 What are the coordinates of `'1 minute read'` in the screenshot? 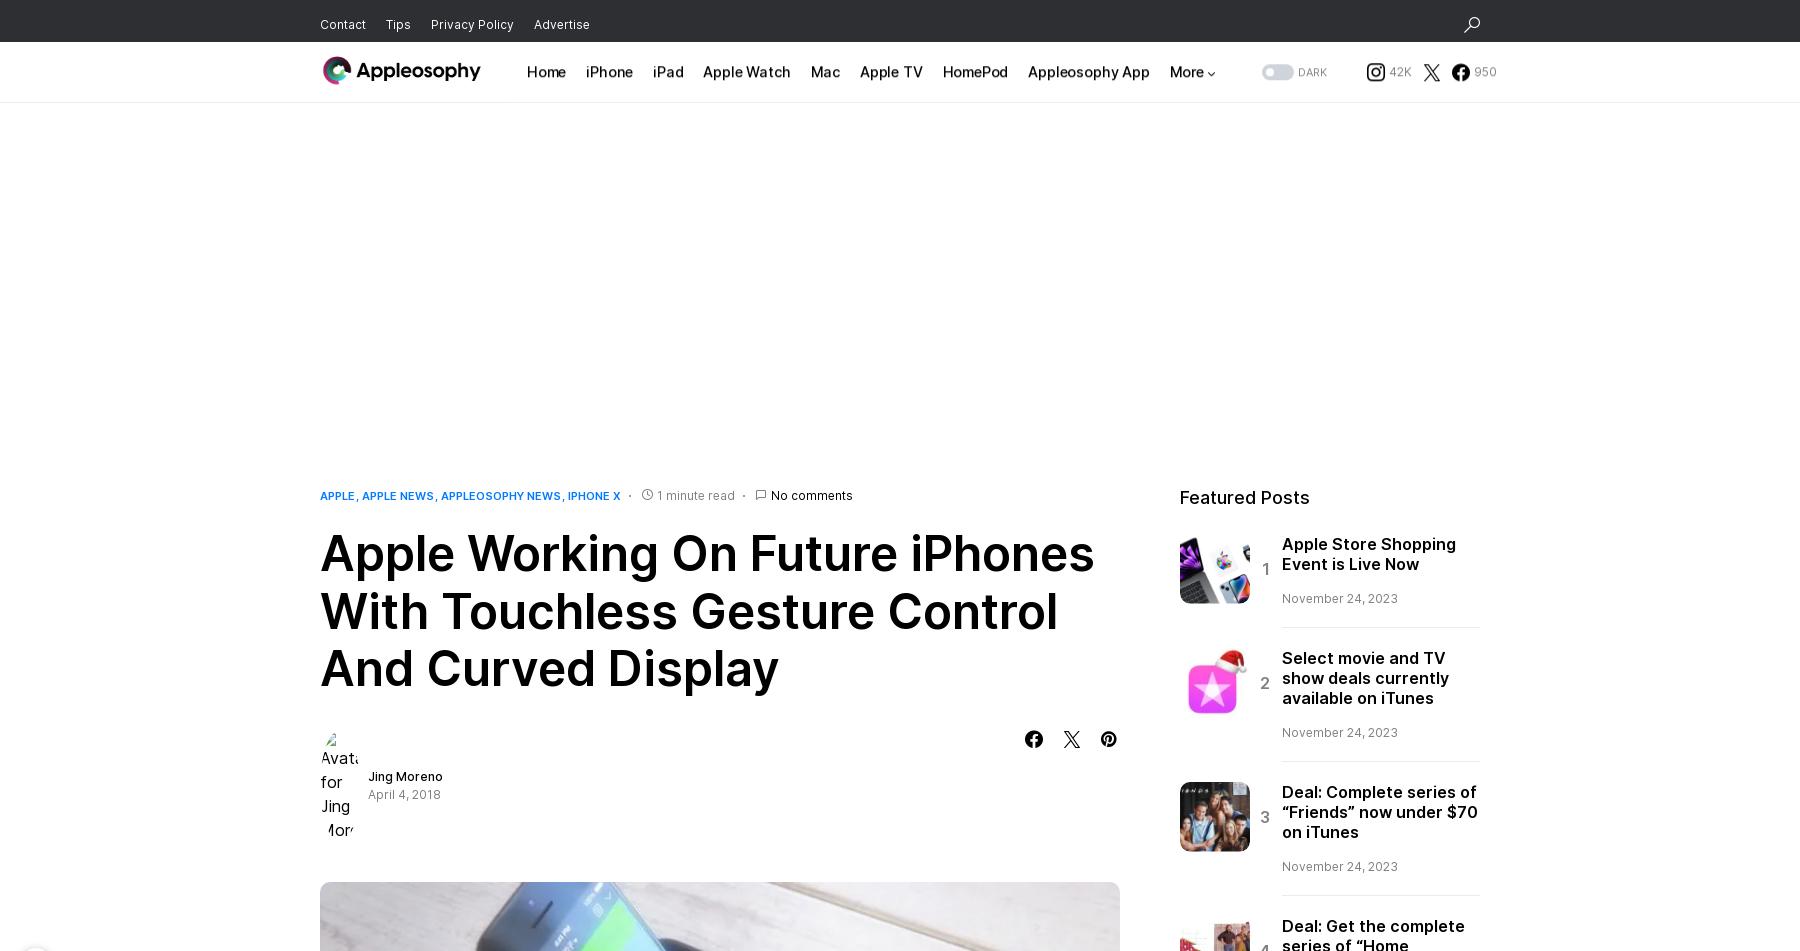 It's located at (695, 494).